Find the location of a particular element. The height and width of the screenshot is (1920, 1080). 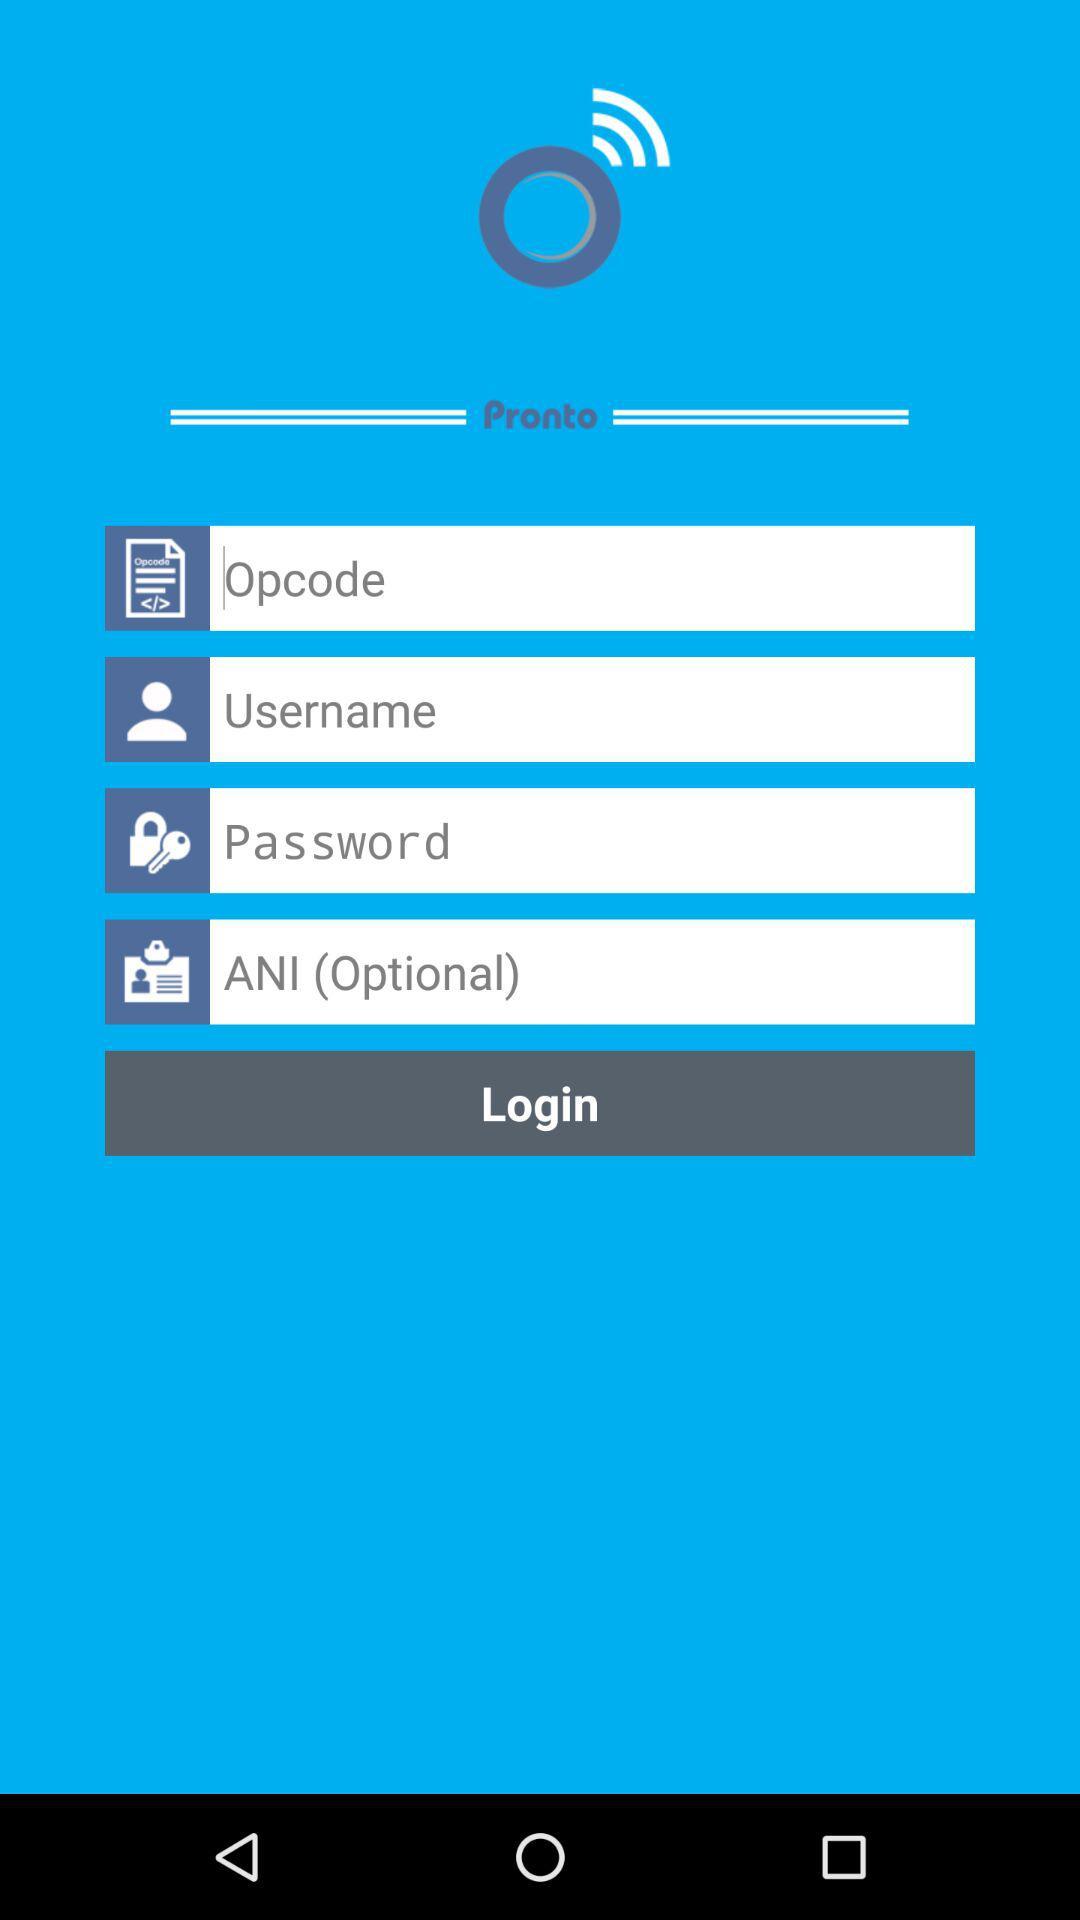

the login is located at coordinates (540, 1102).